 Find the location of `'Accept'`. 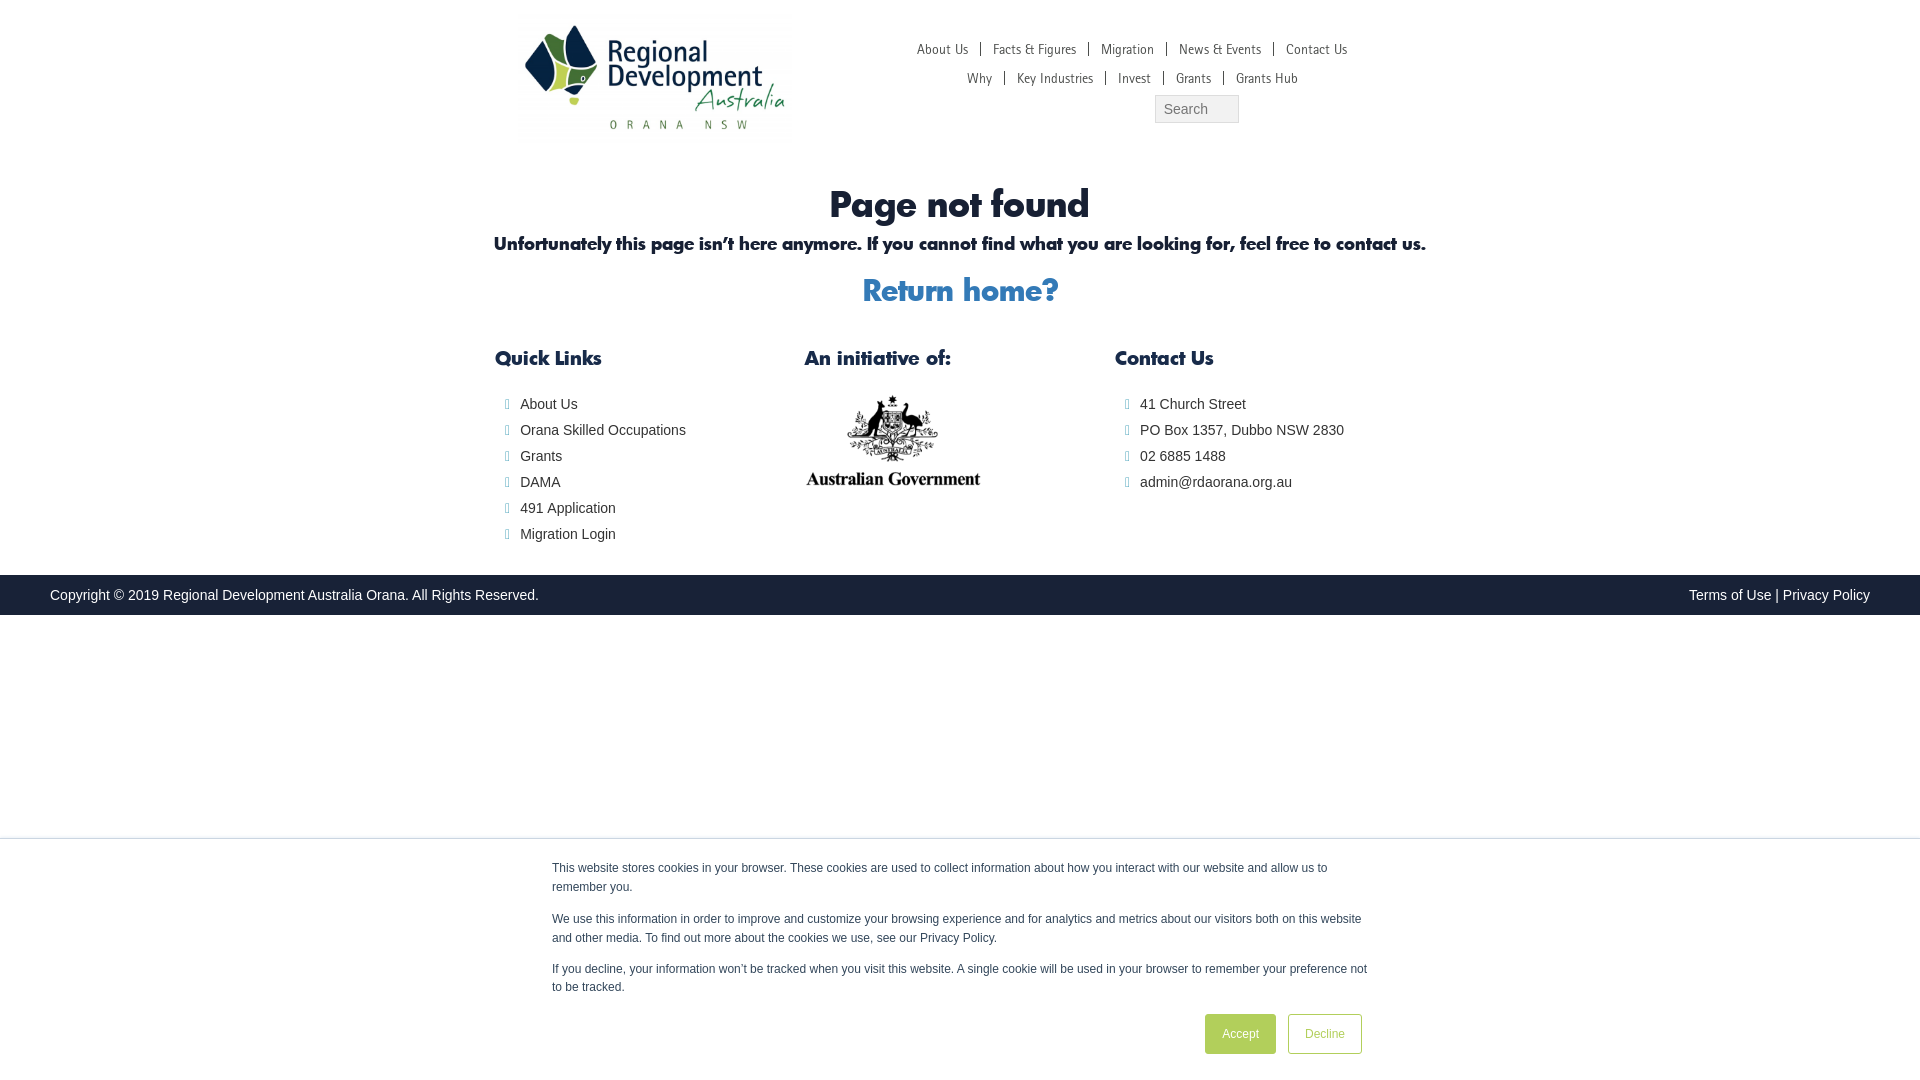

'Accept' is located at coordinates (1239, 1033).